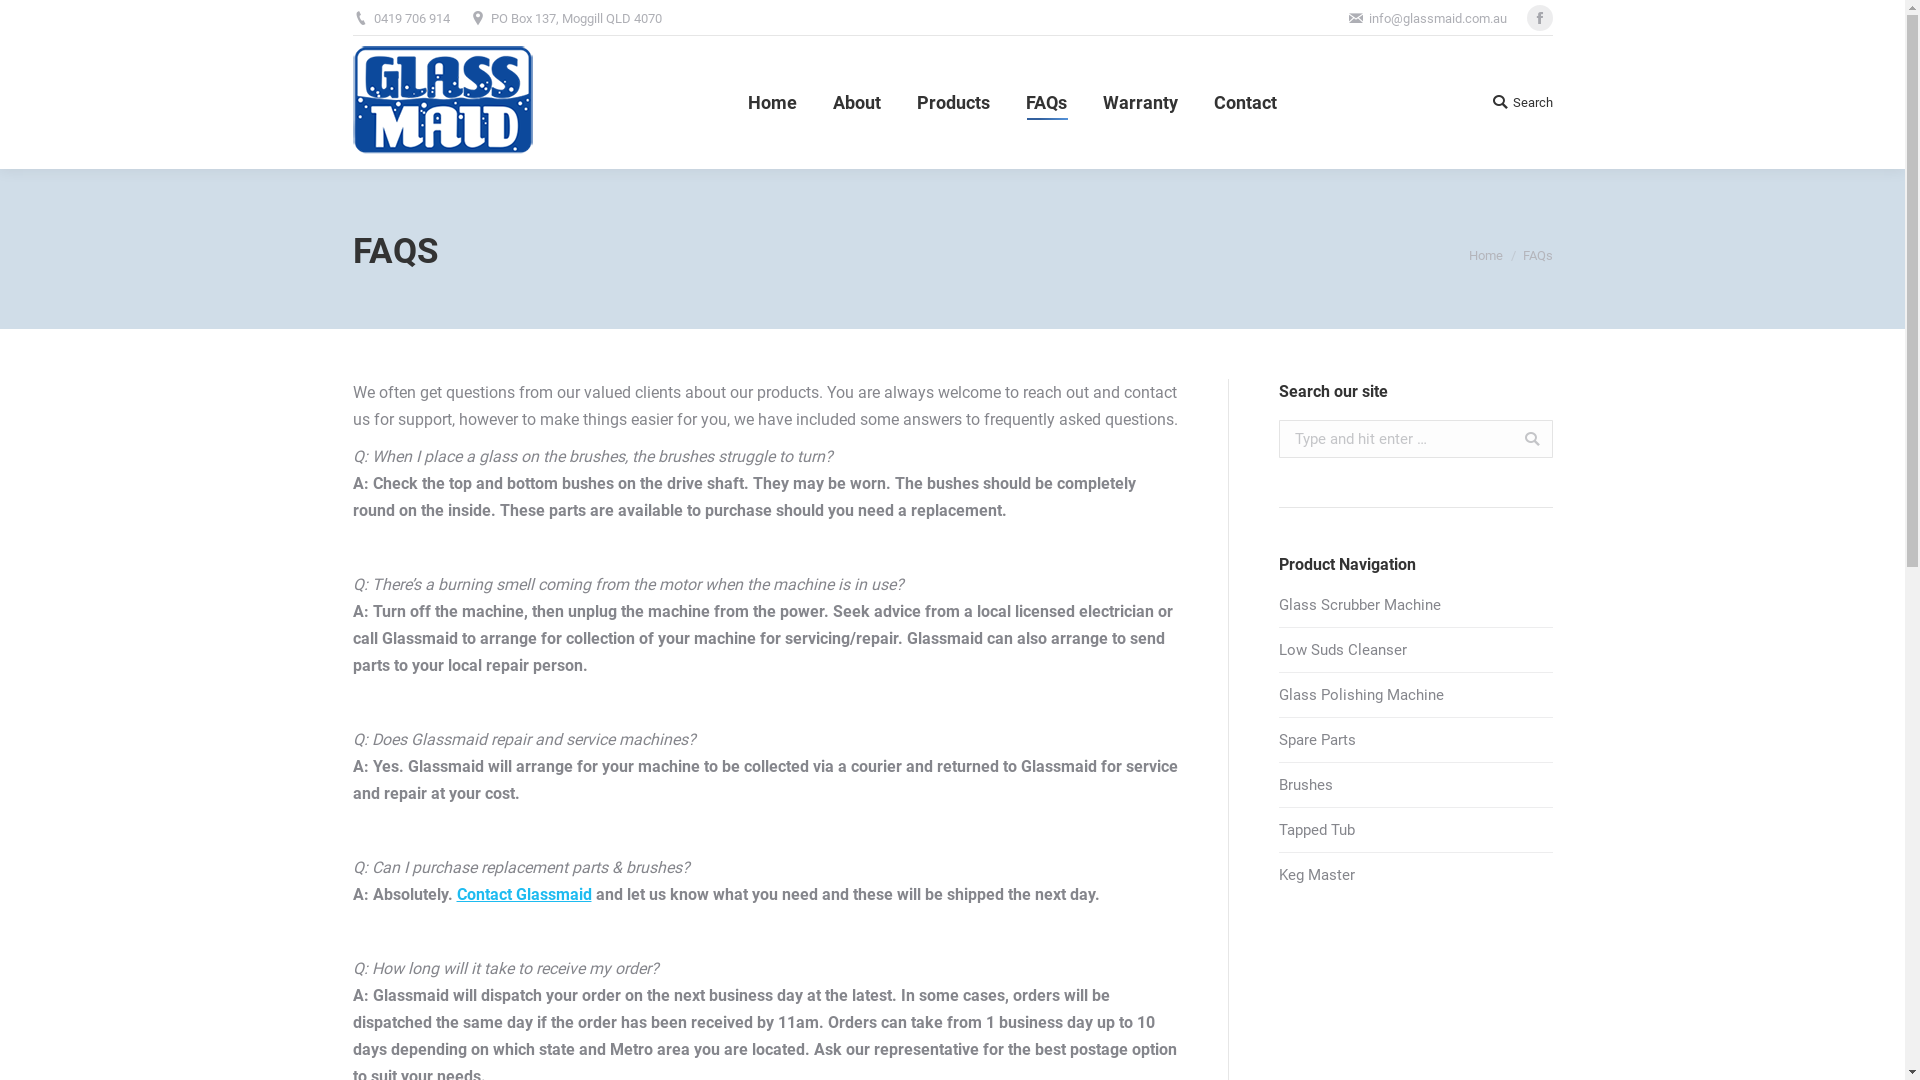 Image resolution: width=1920 pixels, height=1080 pixels. What do you see at coordinates (1316, 740) in the screenshot?
I see `'Spare Parts'` at bounding box center [1316, 740].